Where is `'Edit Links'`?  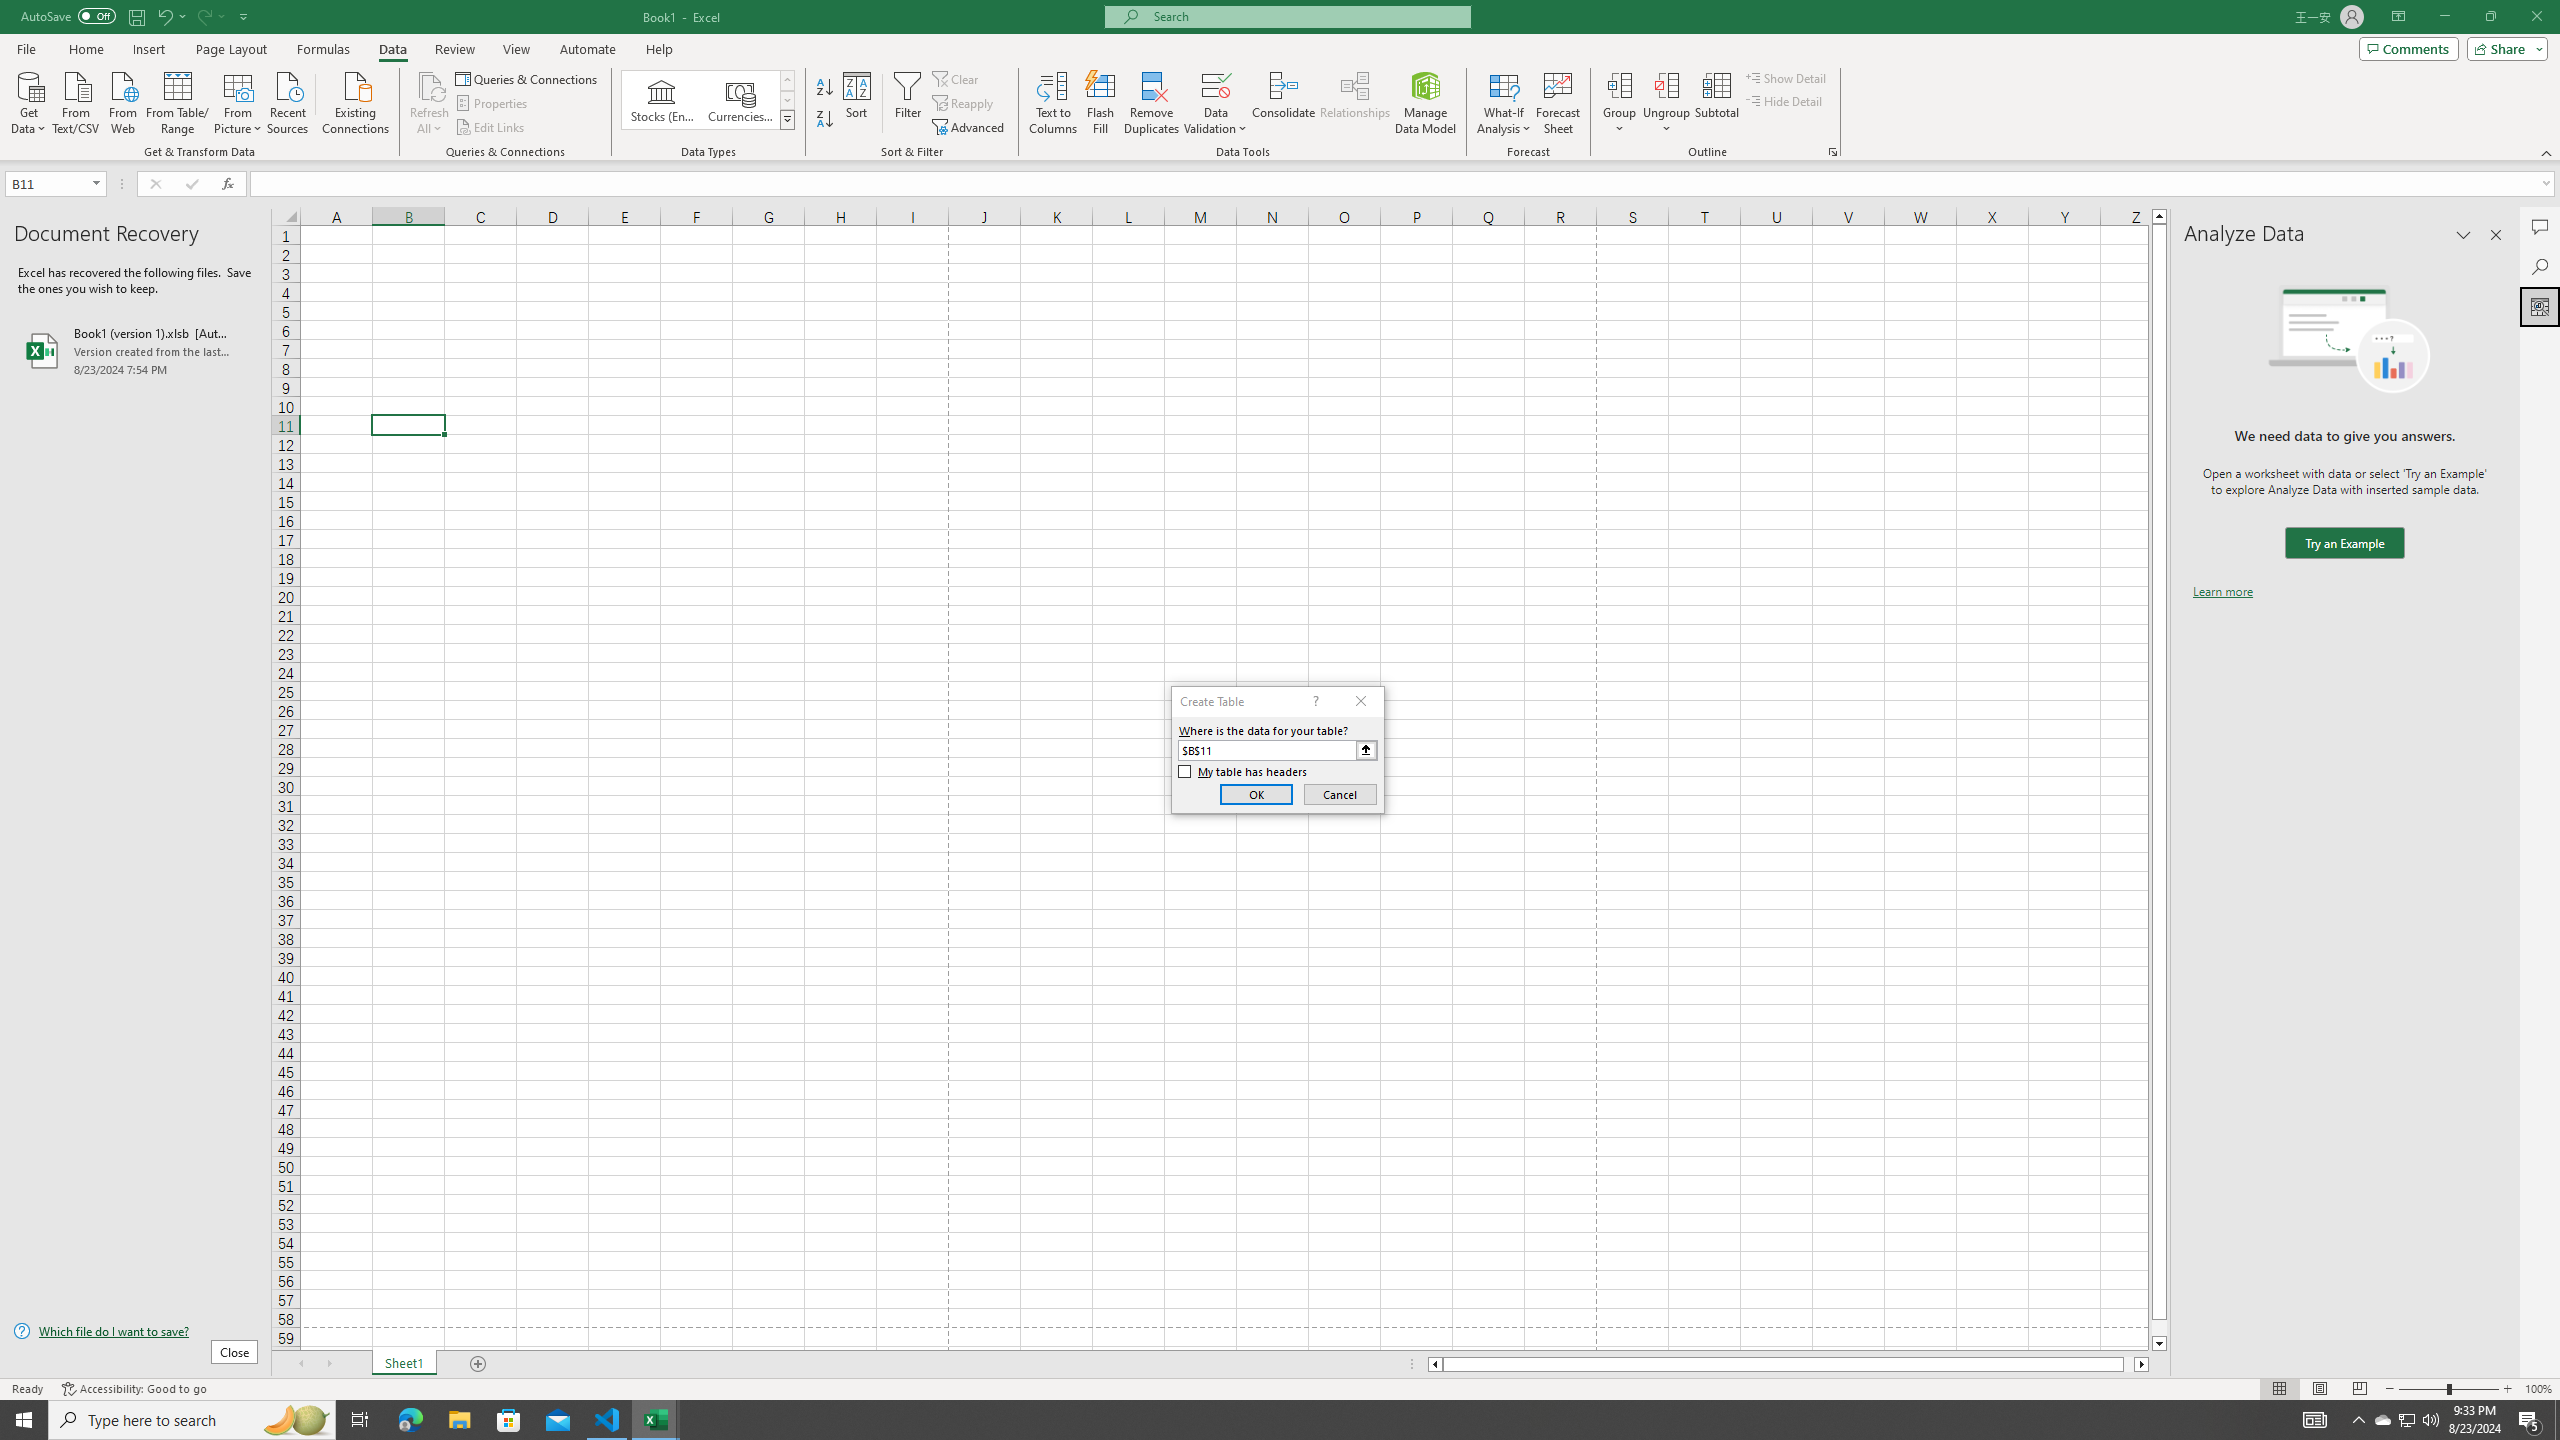
'Edit Links' is located at coordinates (490, 127).